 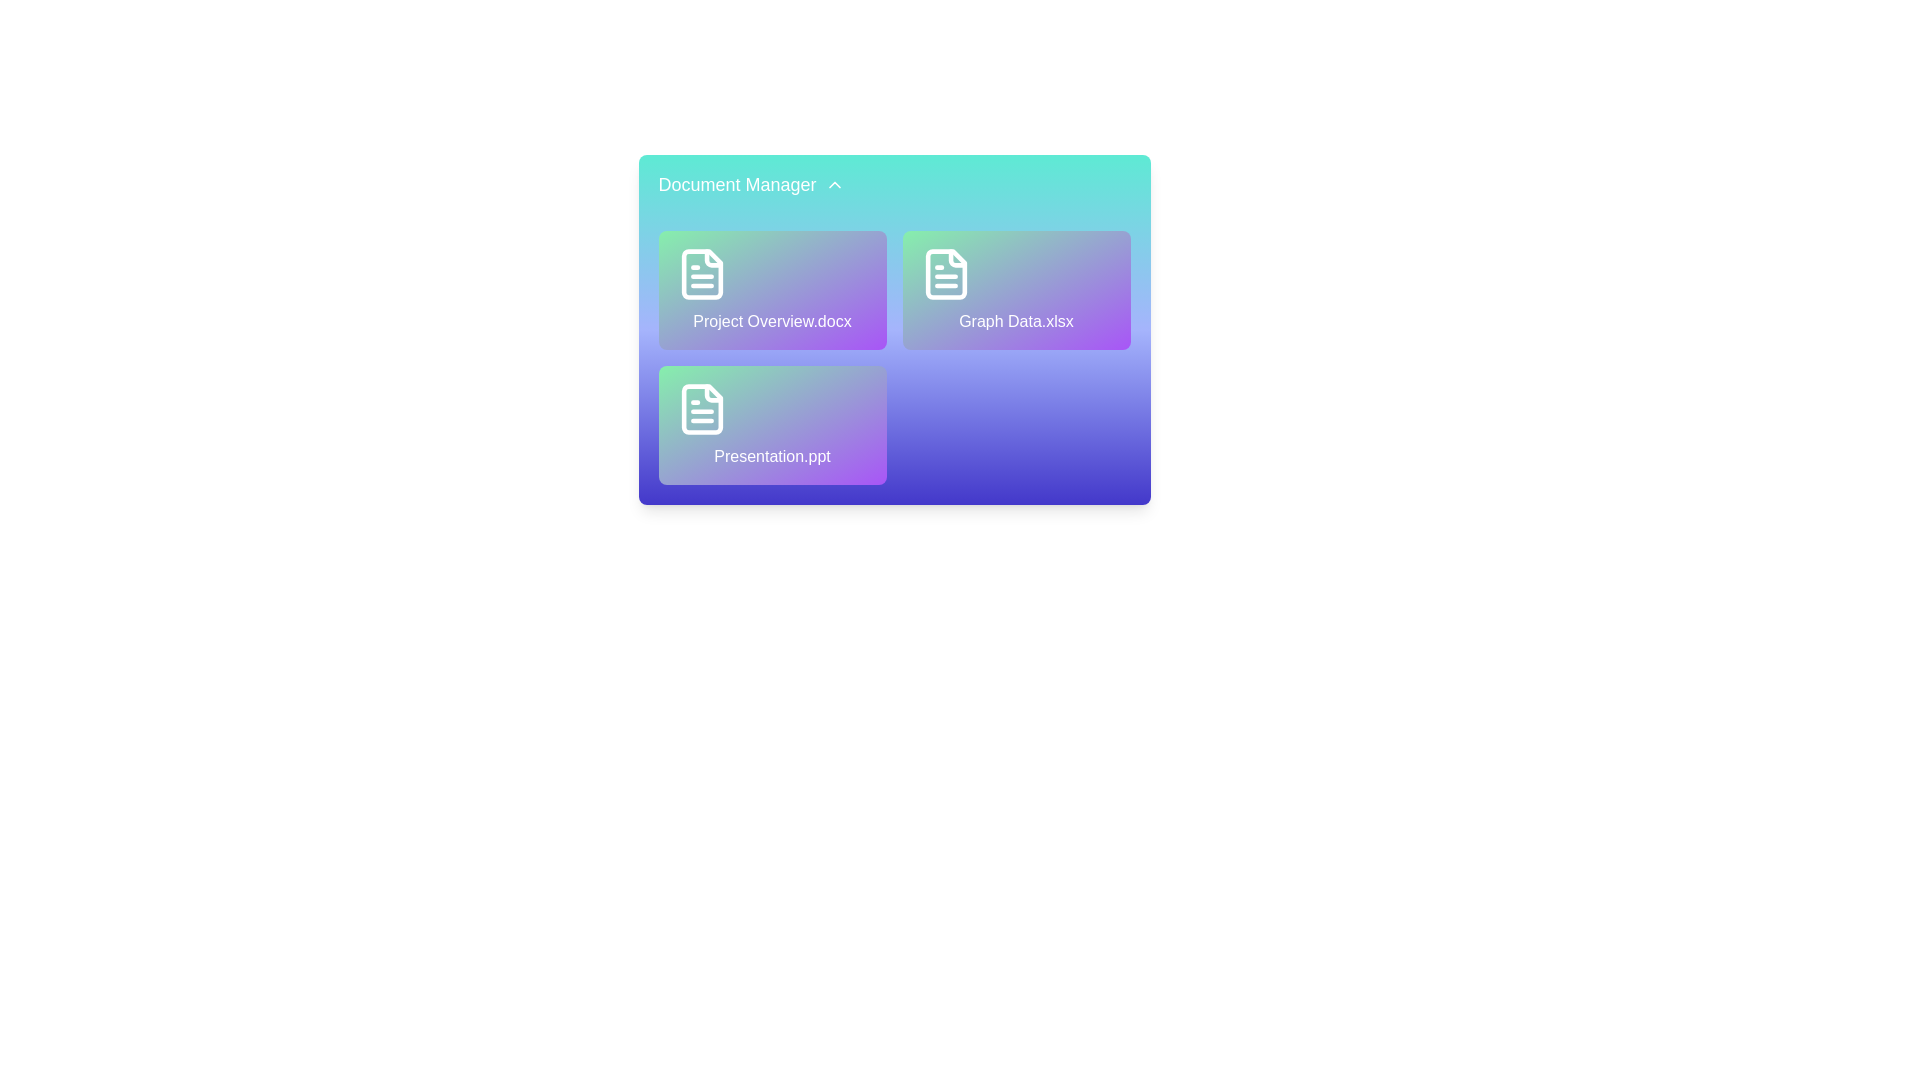 I want to click on the file Presentation.ppt to observe hover effects, so click(x=771, y=424).